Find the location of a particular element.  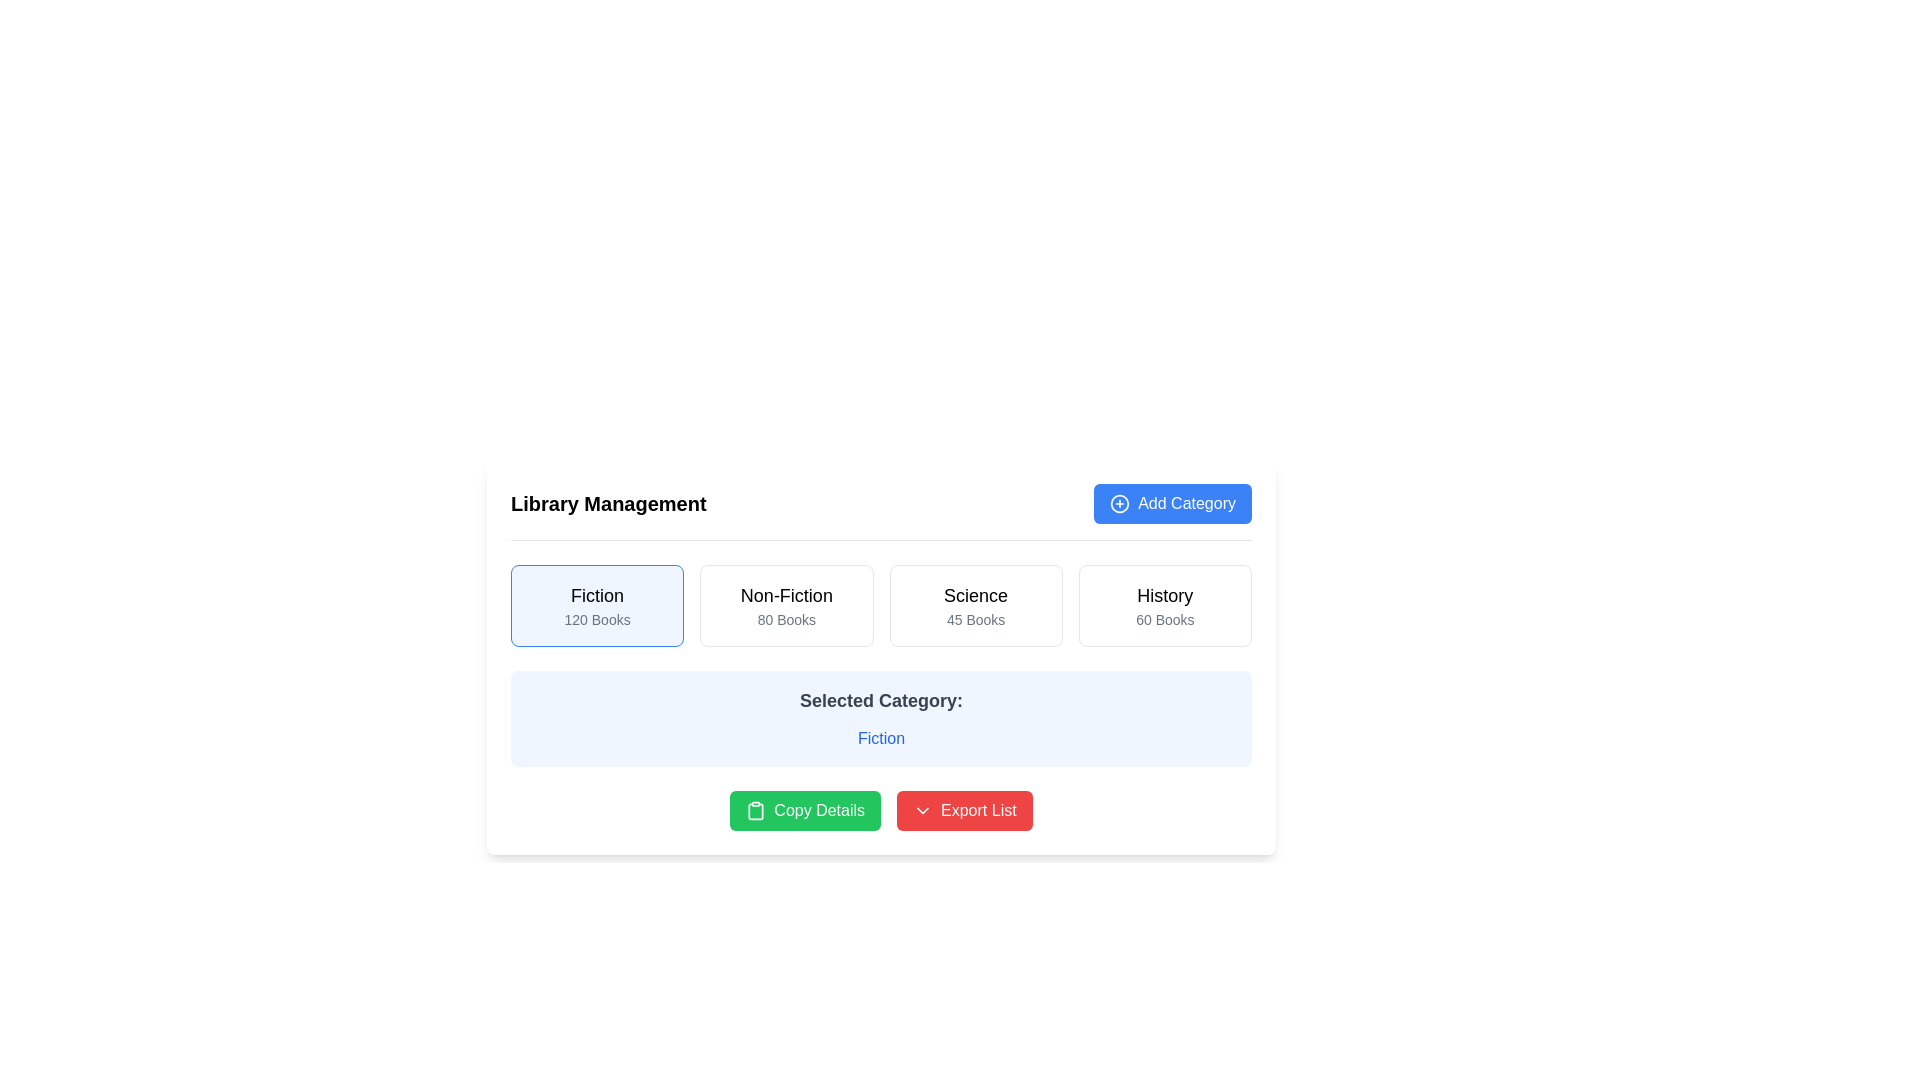

the 'Export List' button in the Button Group located at the bottom-center of the interface, below the 'Selected Category: Fiction' section is located at coordinates (880, 810).